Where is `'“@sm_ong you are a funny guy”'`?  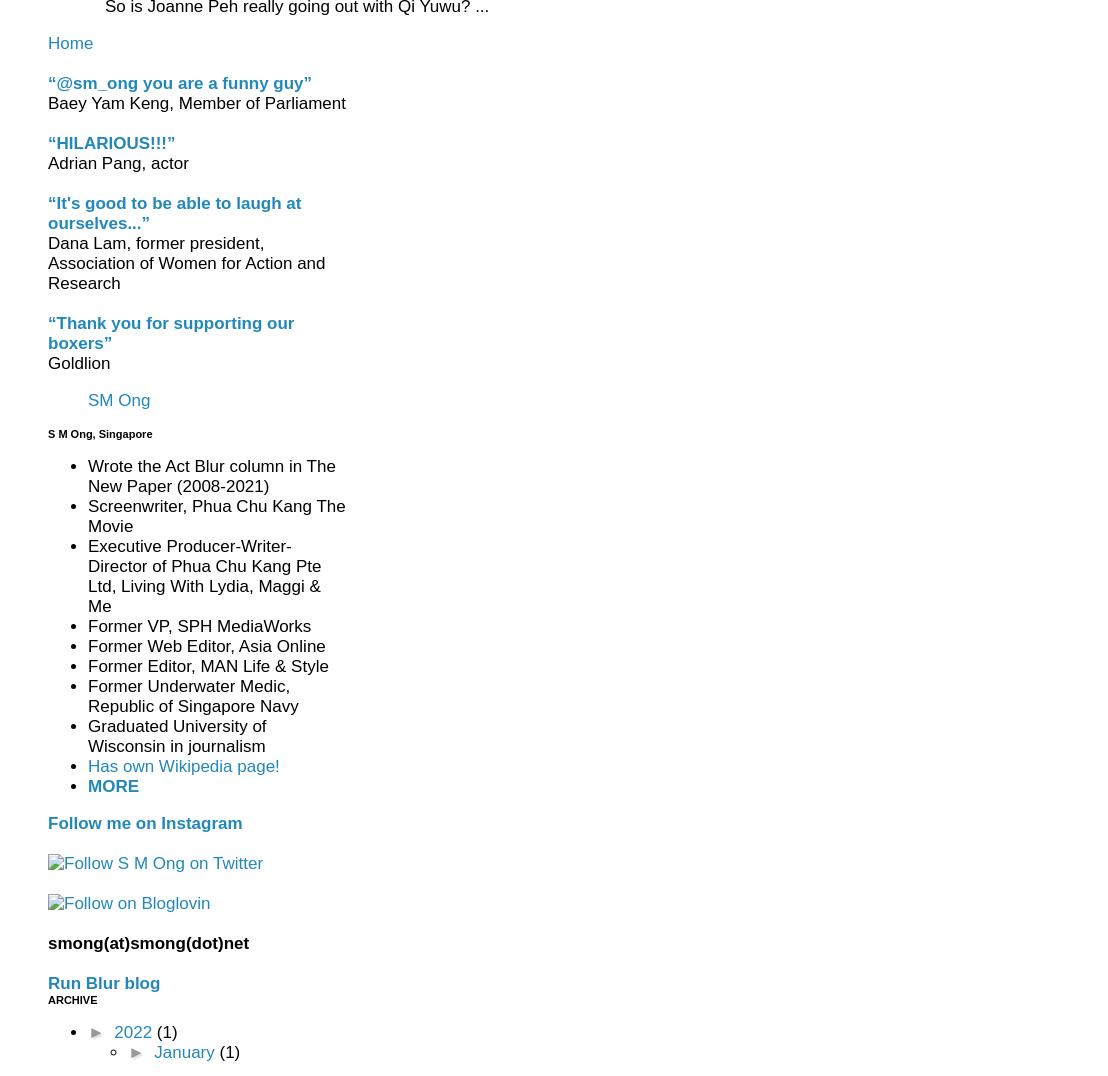 '“@sm_ong you are a funny guy”' is located at coordinates (179, 83).